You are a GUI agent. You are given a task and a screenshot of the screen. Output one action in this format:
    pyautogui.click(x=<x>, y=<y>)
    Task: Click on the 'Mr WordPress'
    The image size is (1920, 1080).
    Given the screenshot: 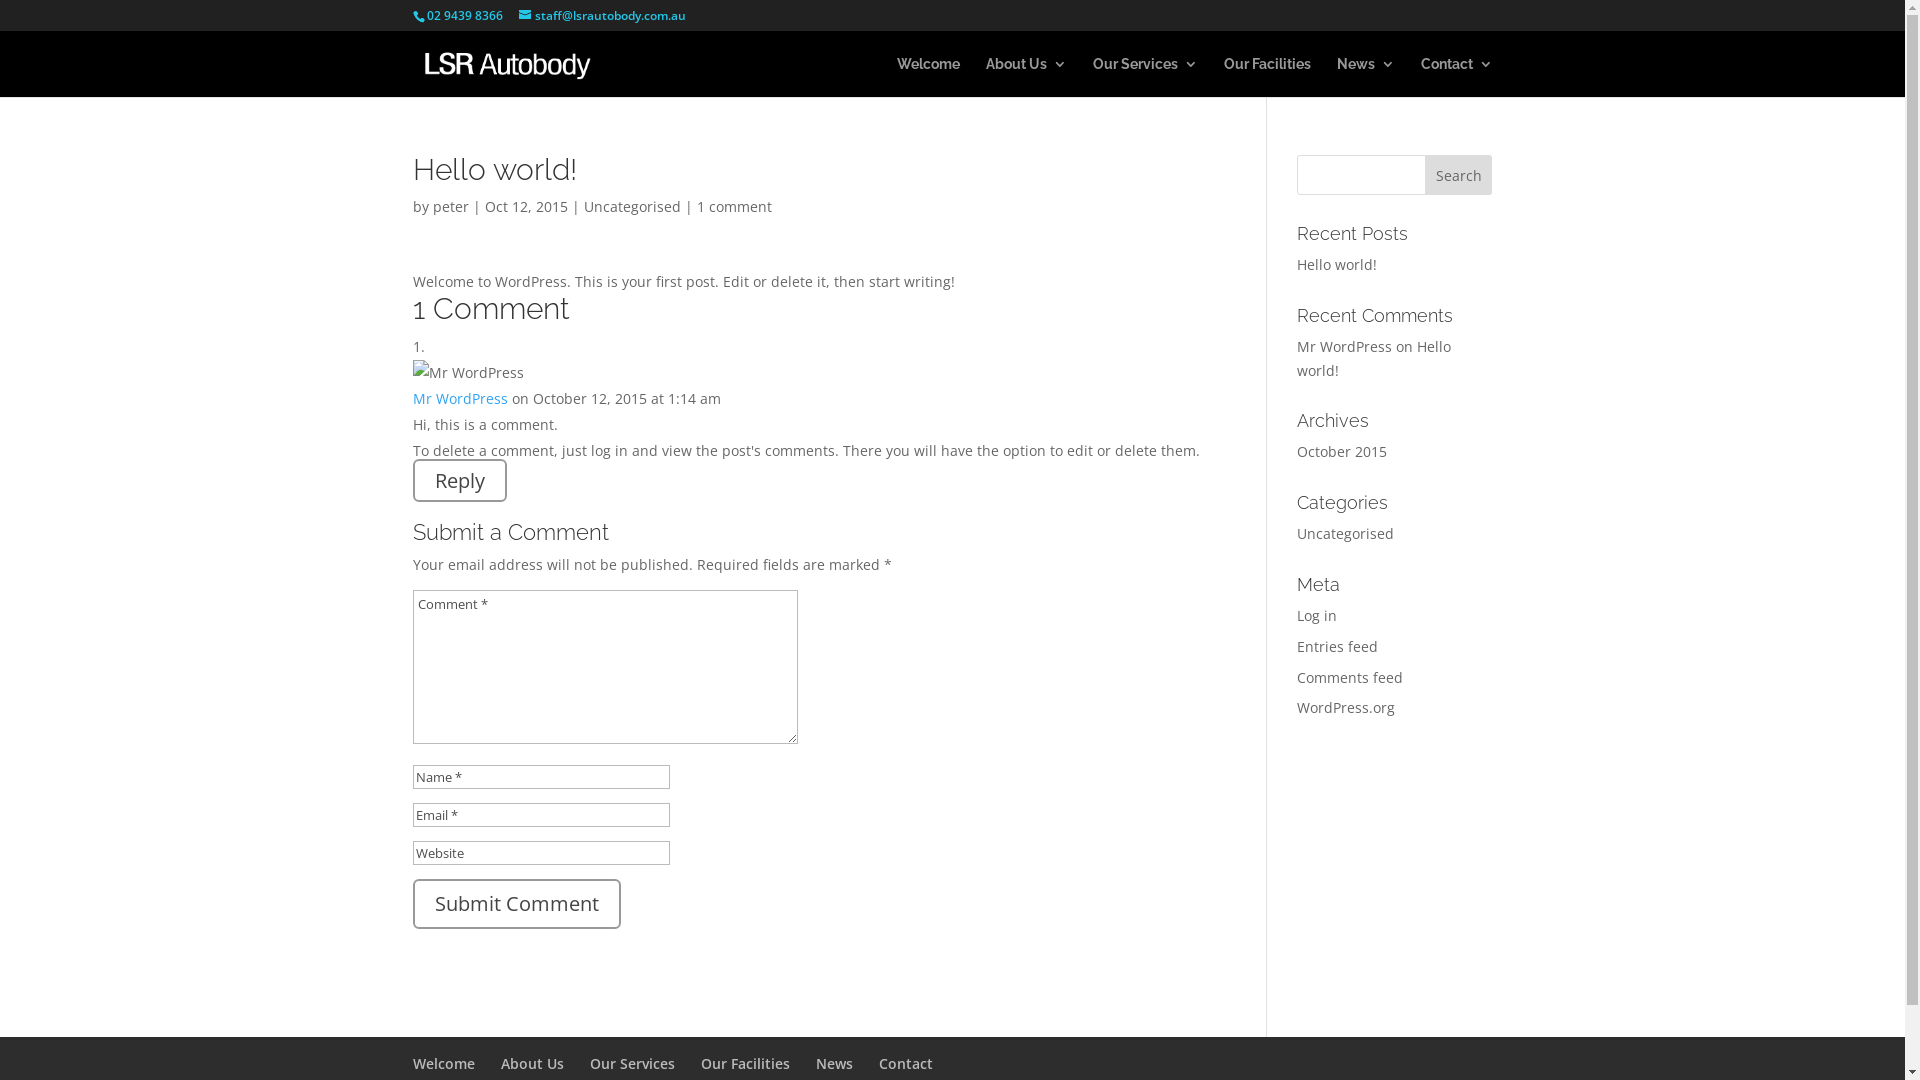 What is the action you would take?
    pyautogui.click(x=1344, y=345)
    